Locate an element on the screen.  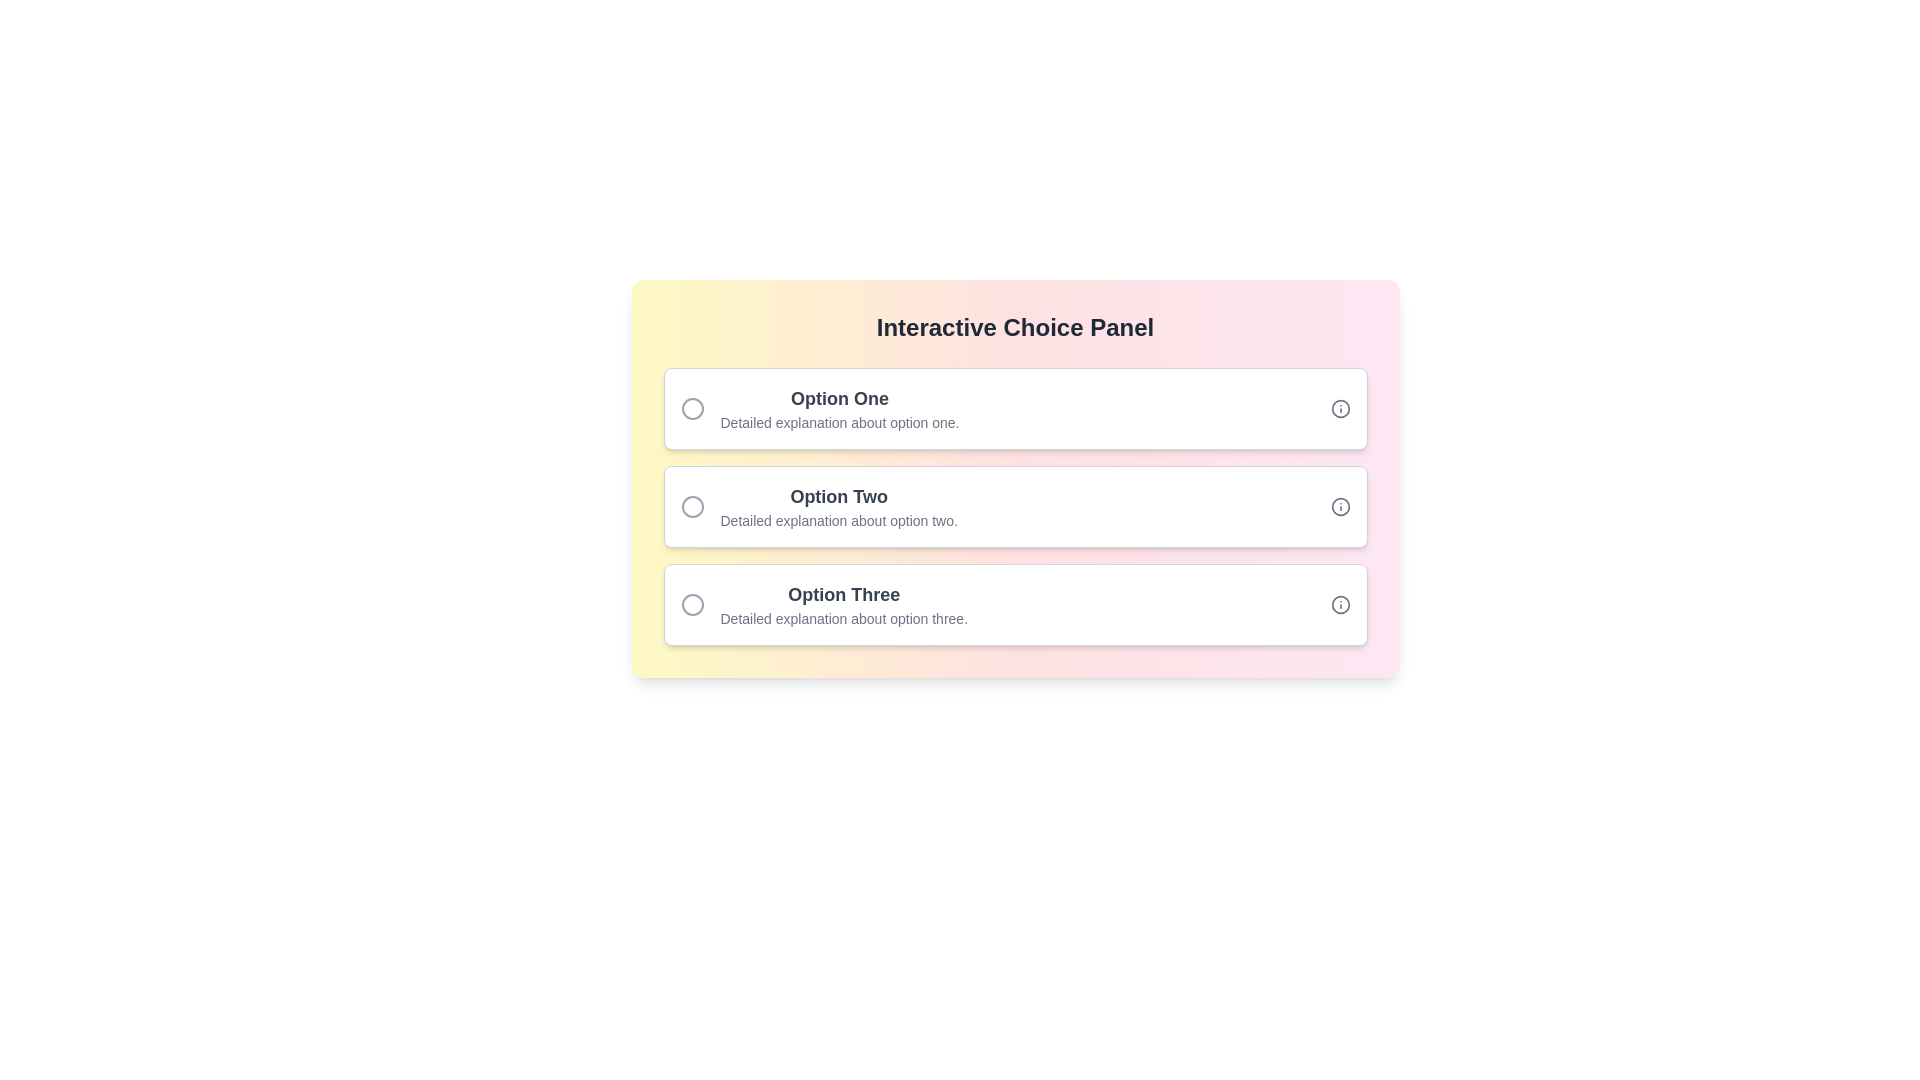
the static text label that serves as the title for the third option in the informational interface, positioned above the explanatory text is located at coordinates (844, 593).